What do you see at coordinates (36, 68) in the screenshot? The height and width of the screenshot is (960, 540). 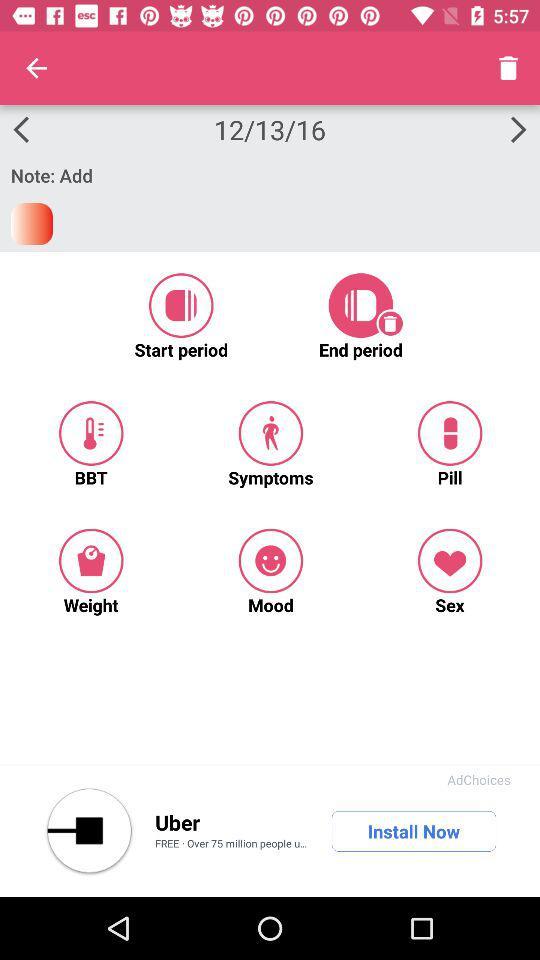 I see `item next to the 12/13/16 icon` at bounding box center [36, 68].